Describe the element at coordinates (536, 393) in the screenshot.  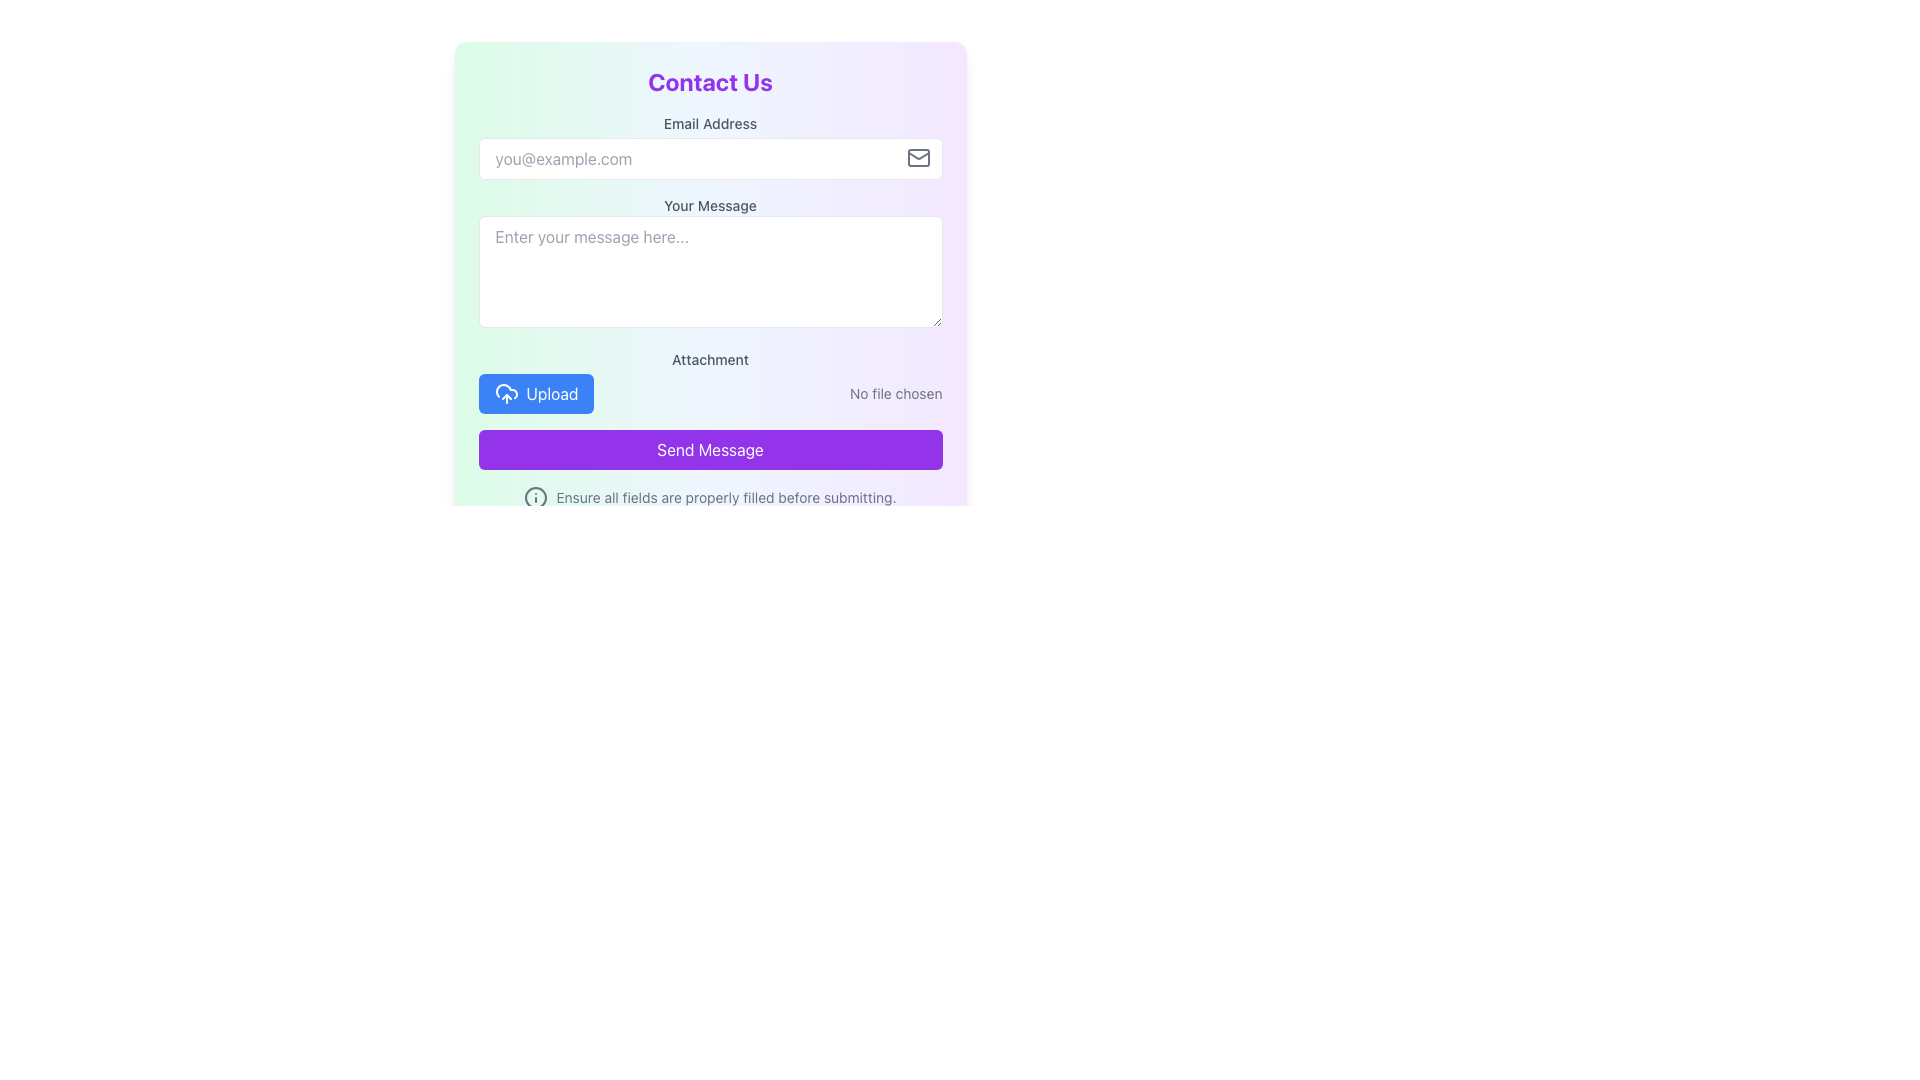
I see `the blue 'Upload' button with a white icon and text, located below the 'Your Message' text area` at that location.